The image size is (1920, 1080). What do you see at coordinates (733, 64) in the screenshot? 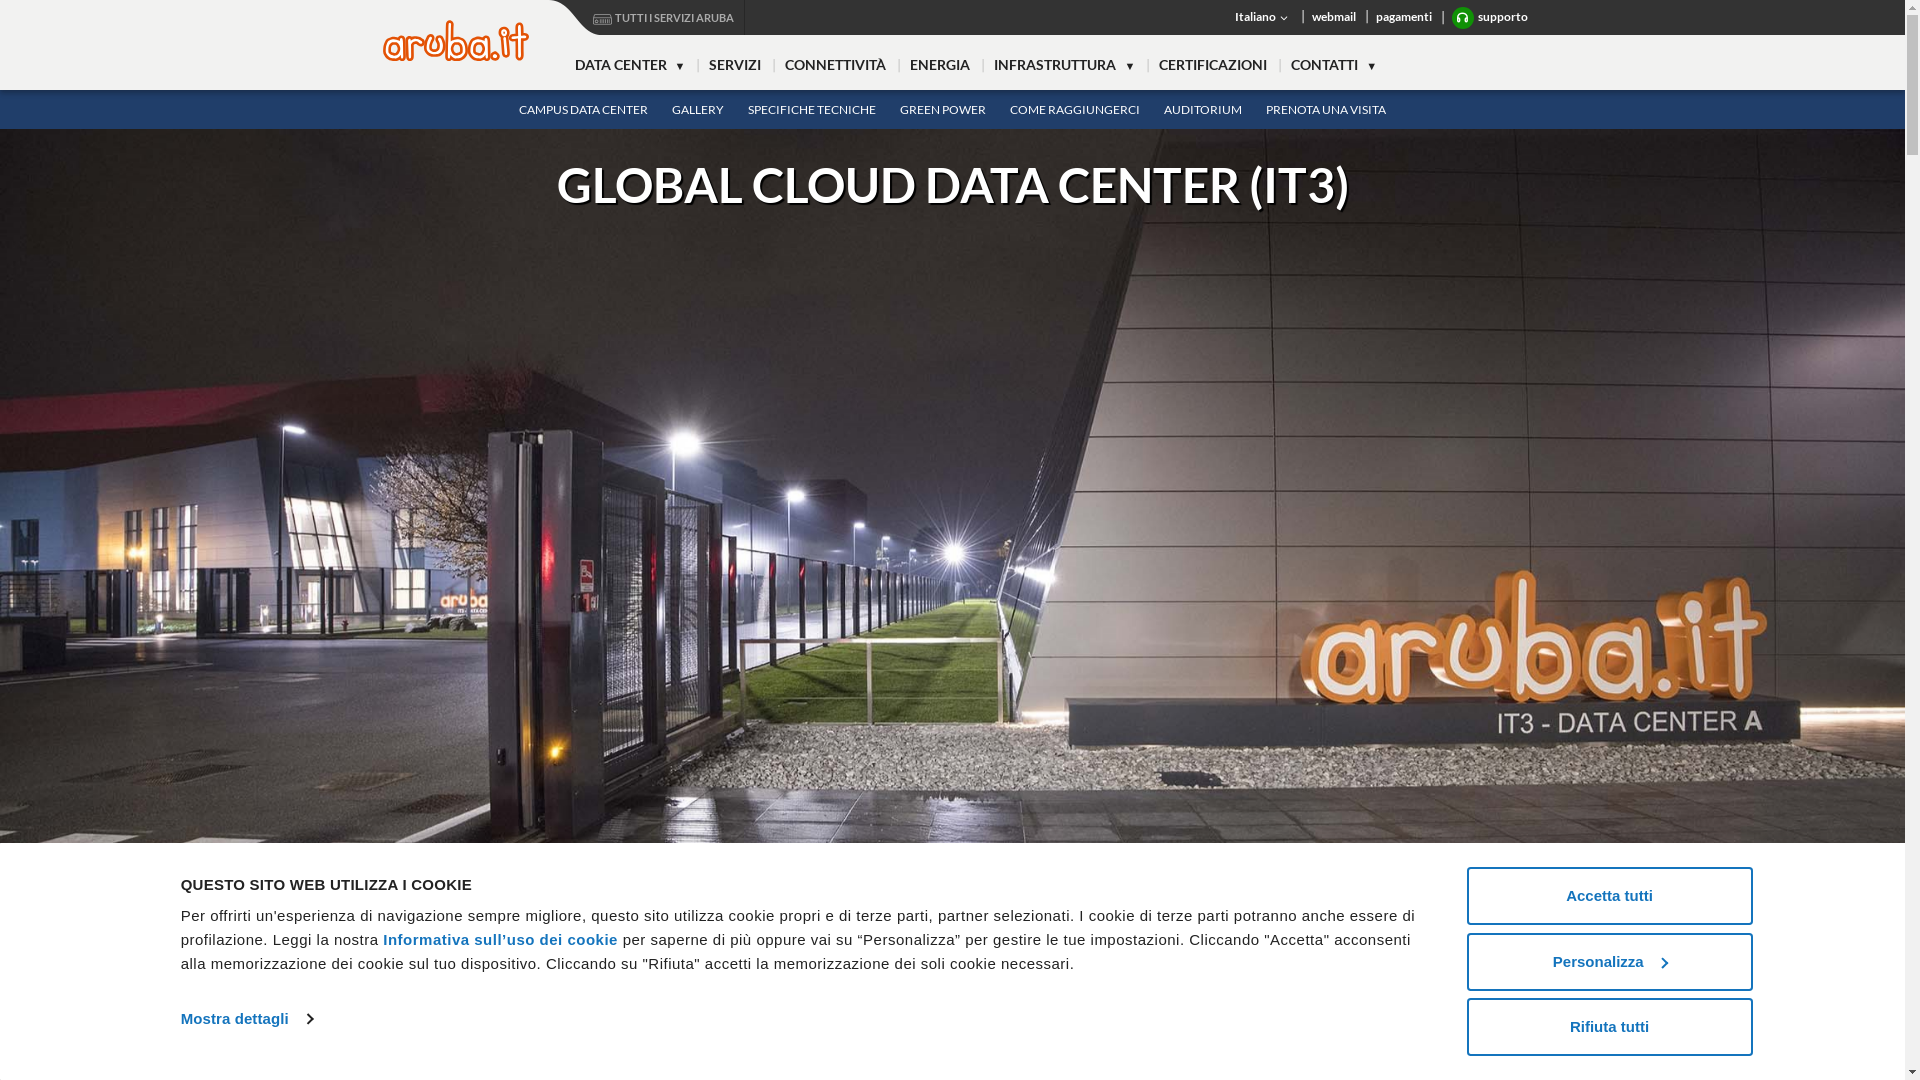
I see `'SERVIZI'` at bounding box center [733, 64].